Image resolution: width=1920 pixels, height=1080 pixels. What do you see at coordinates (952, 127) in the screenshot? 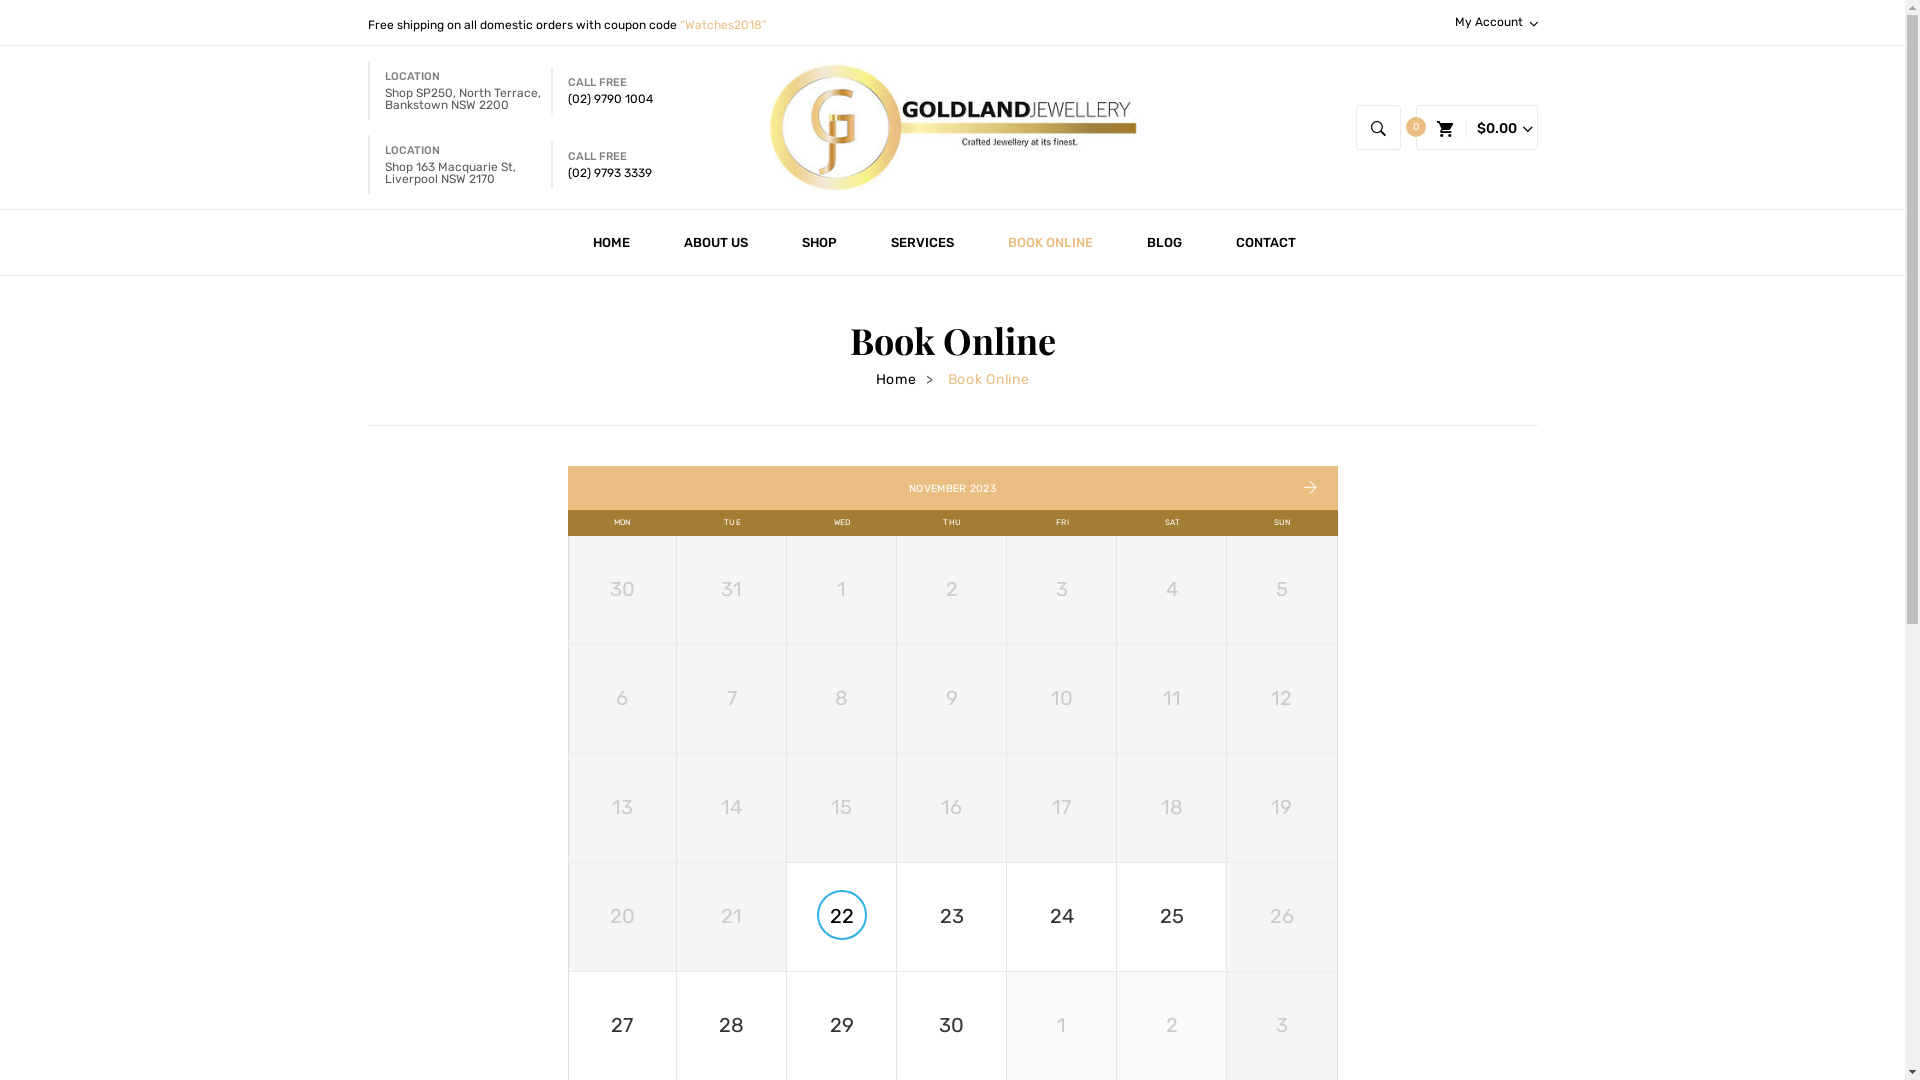
I see `'Goldland Jewellery'` at bounding box center [952, 127].